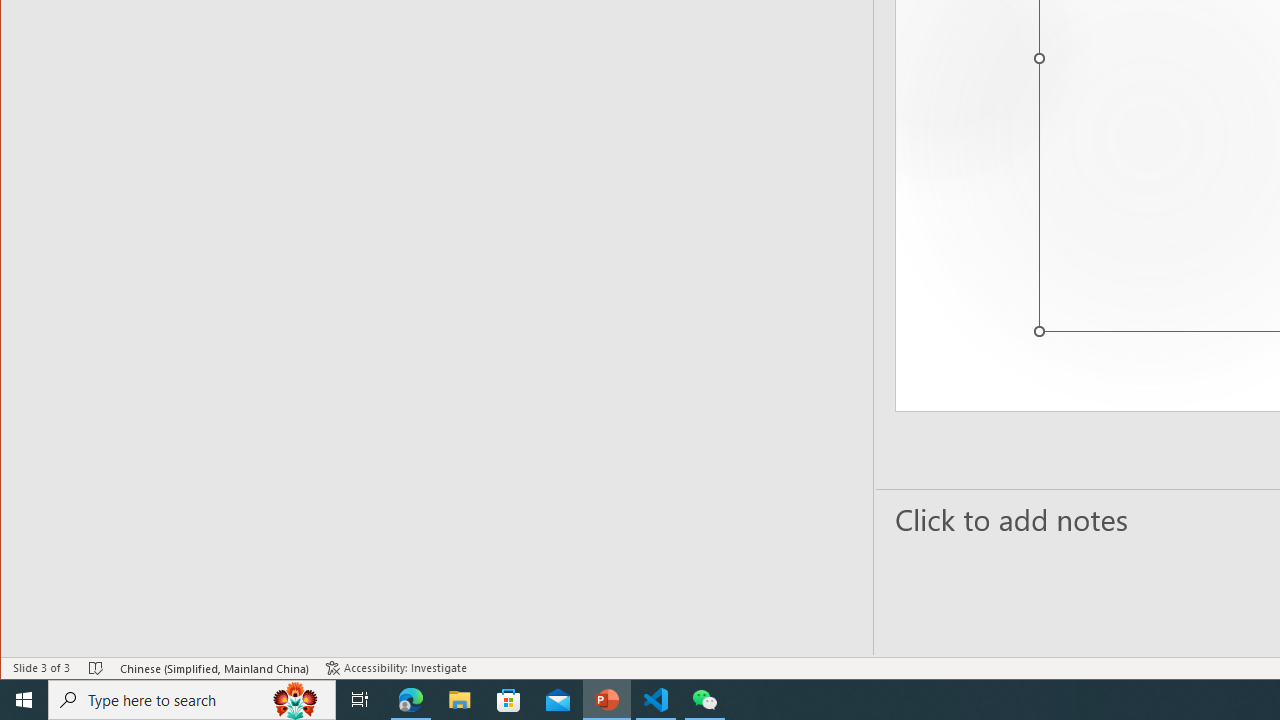 This screenshot has height=720, width=1280. What do you see at coordinates (705, 698) in the screenshot?
I see `'WeChat - 1 running window'` at bounding box center [705, 698].